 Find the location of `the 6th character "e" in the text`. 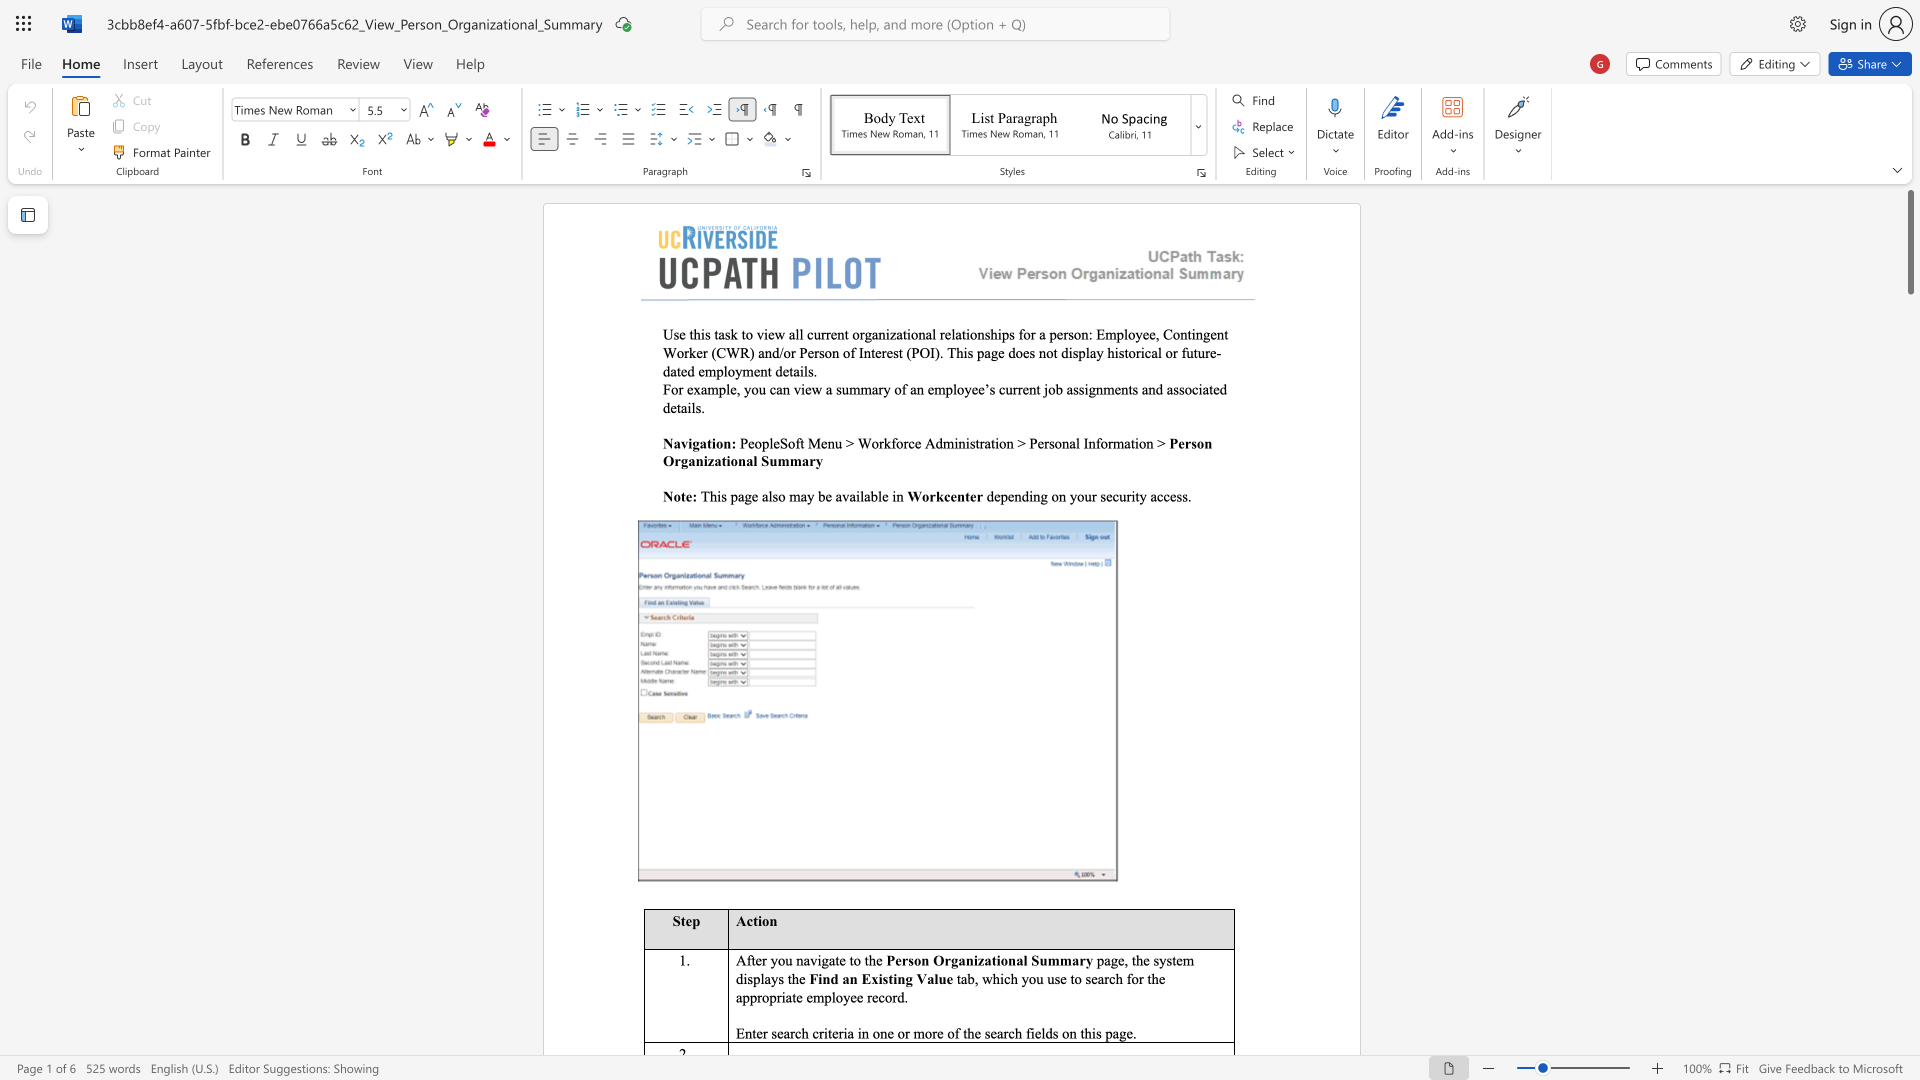

the 6th character "e" in the text is located at coordinates (1146, 333).